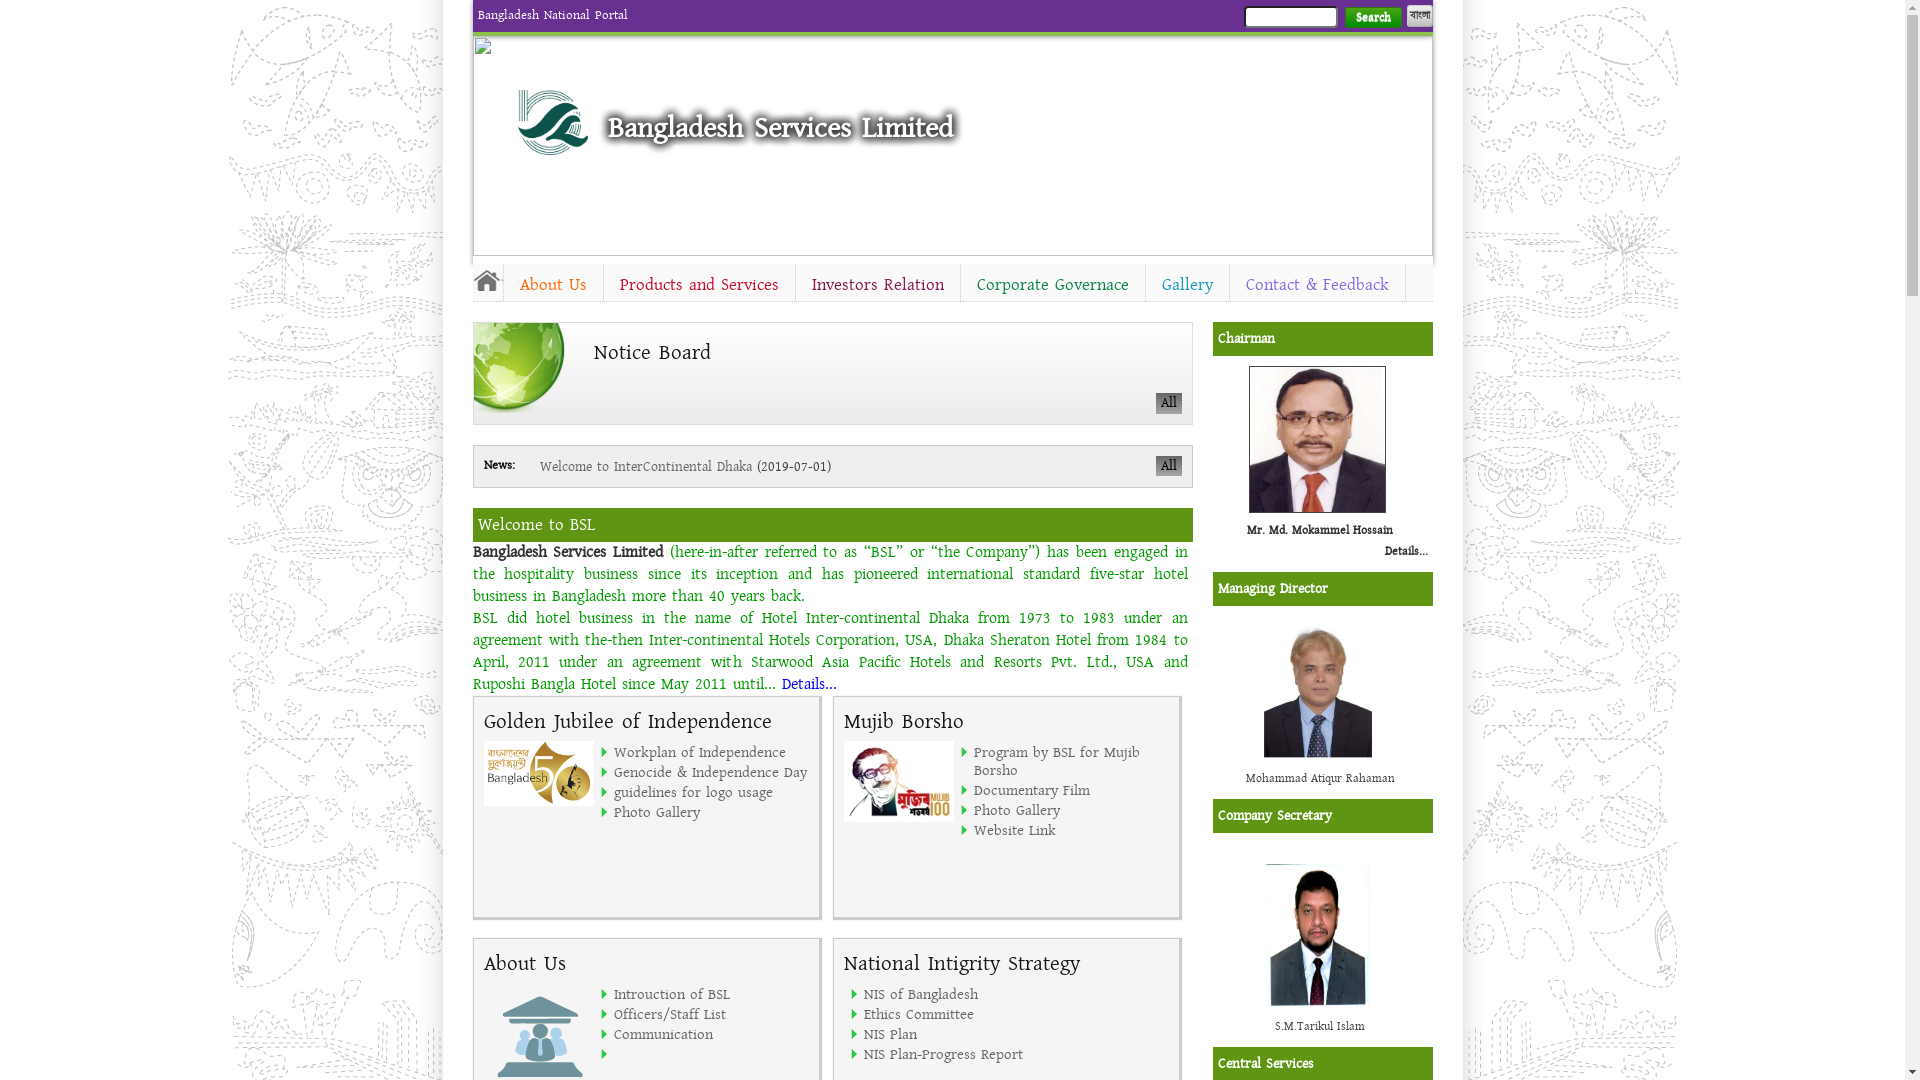  Describe the element at coordinates (711, 1014) in the screenshot. I see `'Officers/Staff List'` at that location.